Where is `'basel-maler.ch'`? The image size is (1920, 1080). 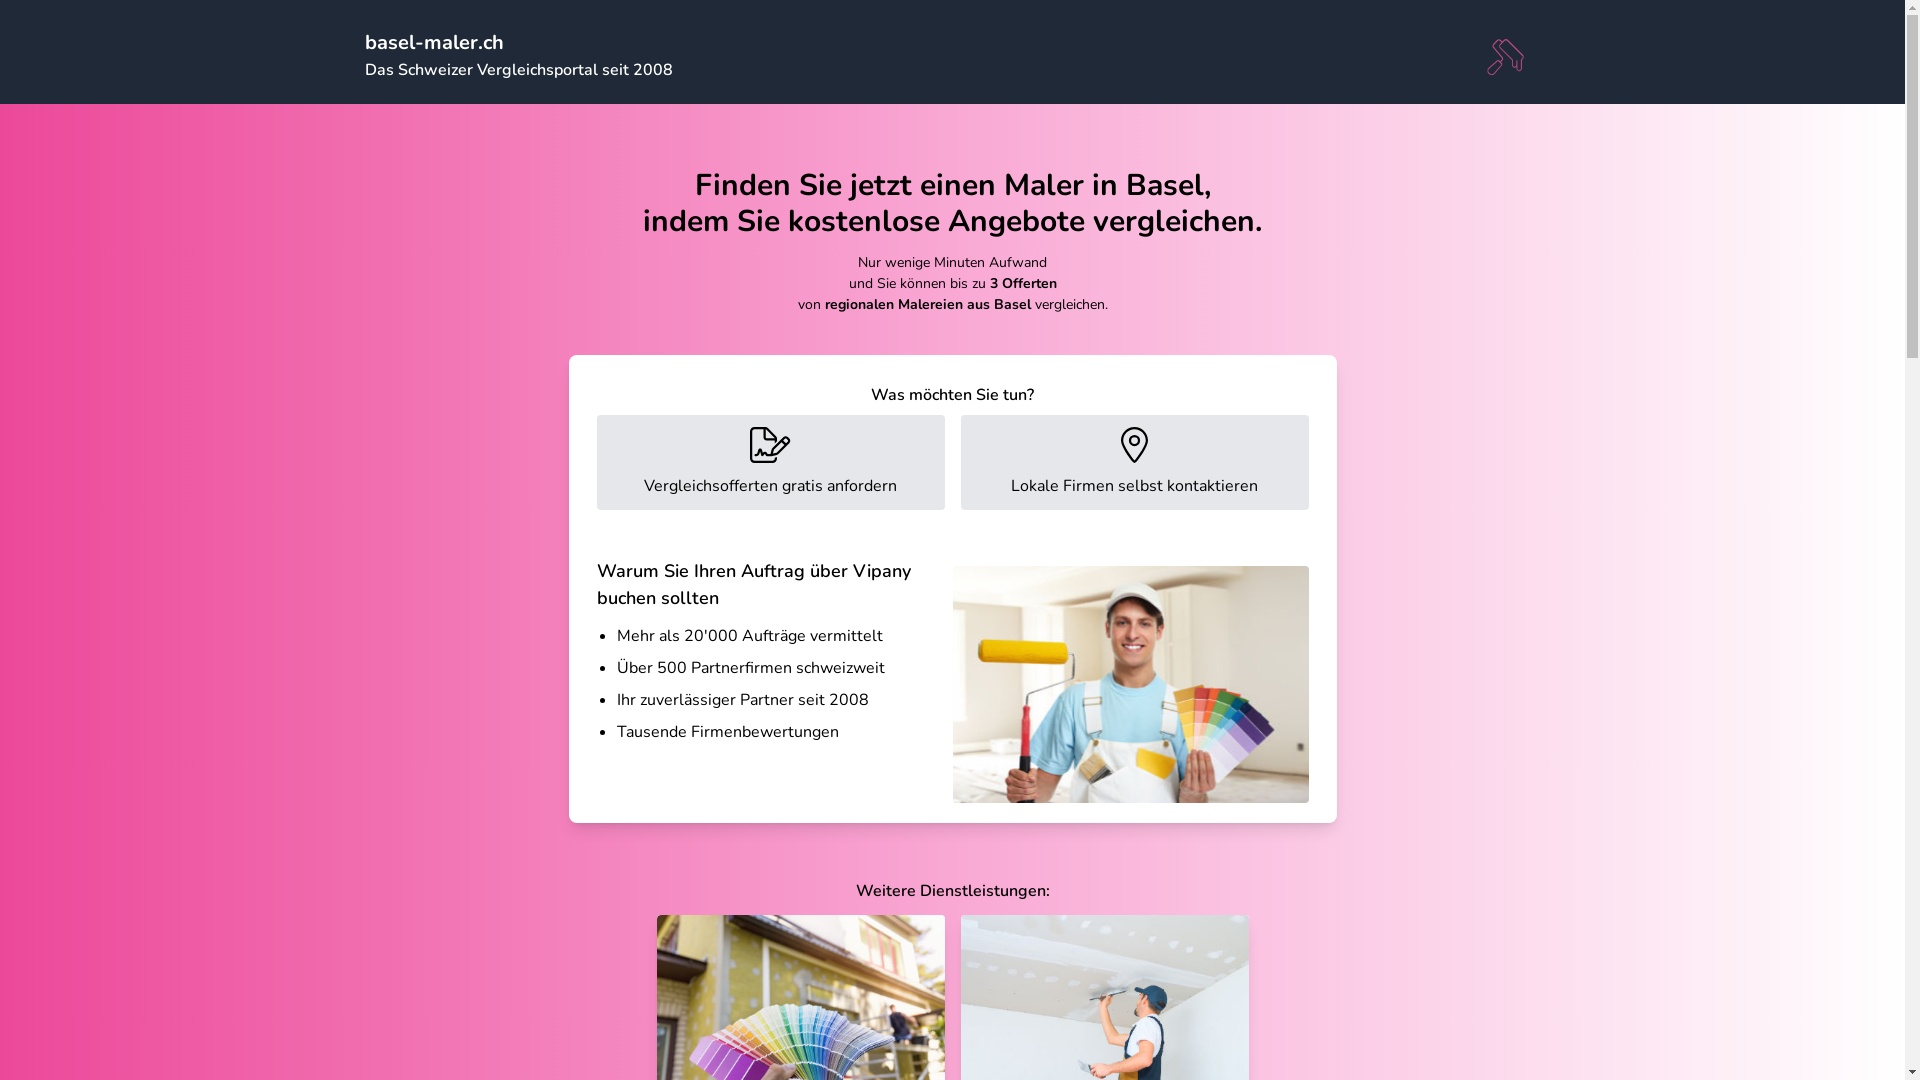 'basel-maler.ch' is located at coordinates (432, 42).